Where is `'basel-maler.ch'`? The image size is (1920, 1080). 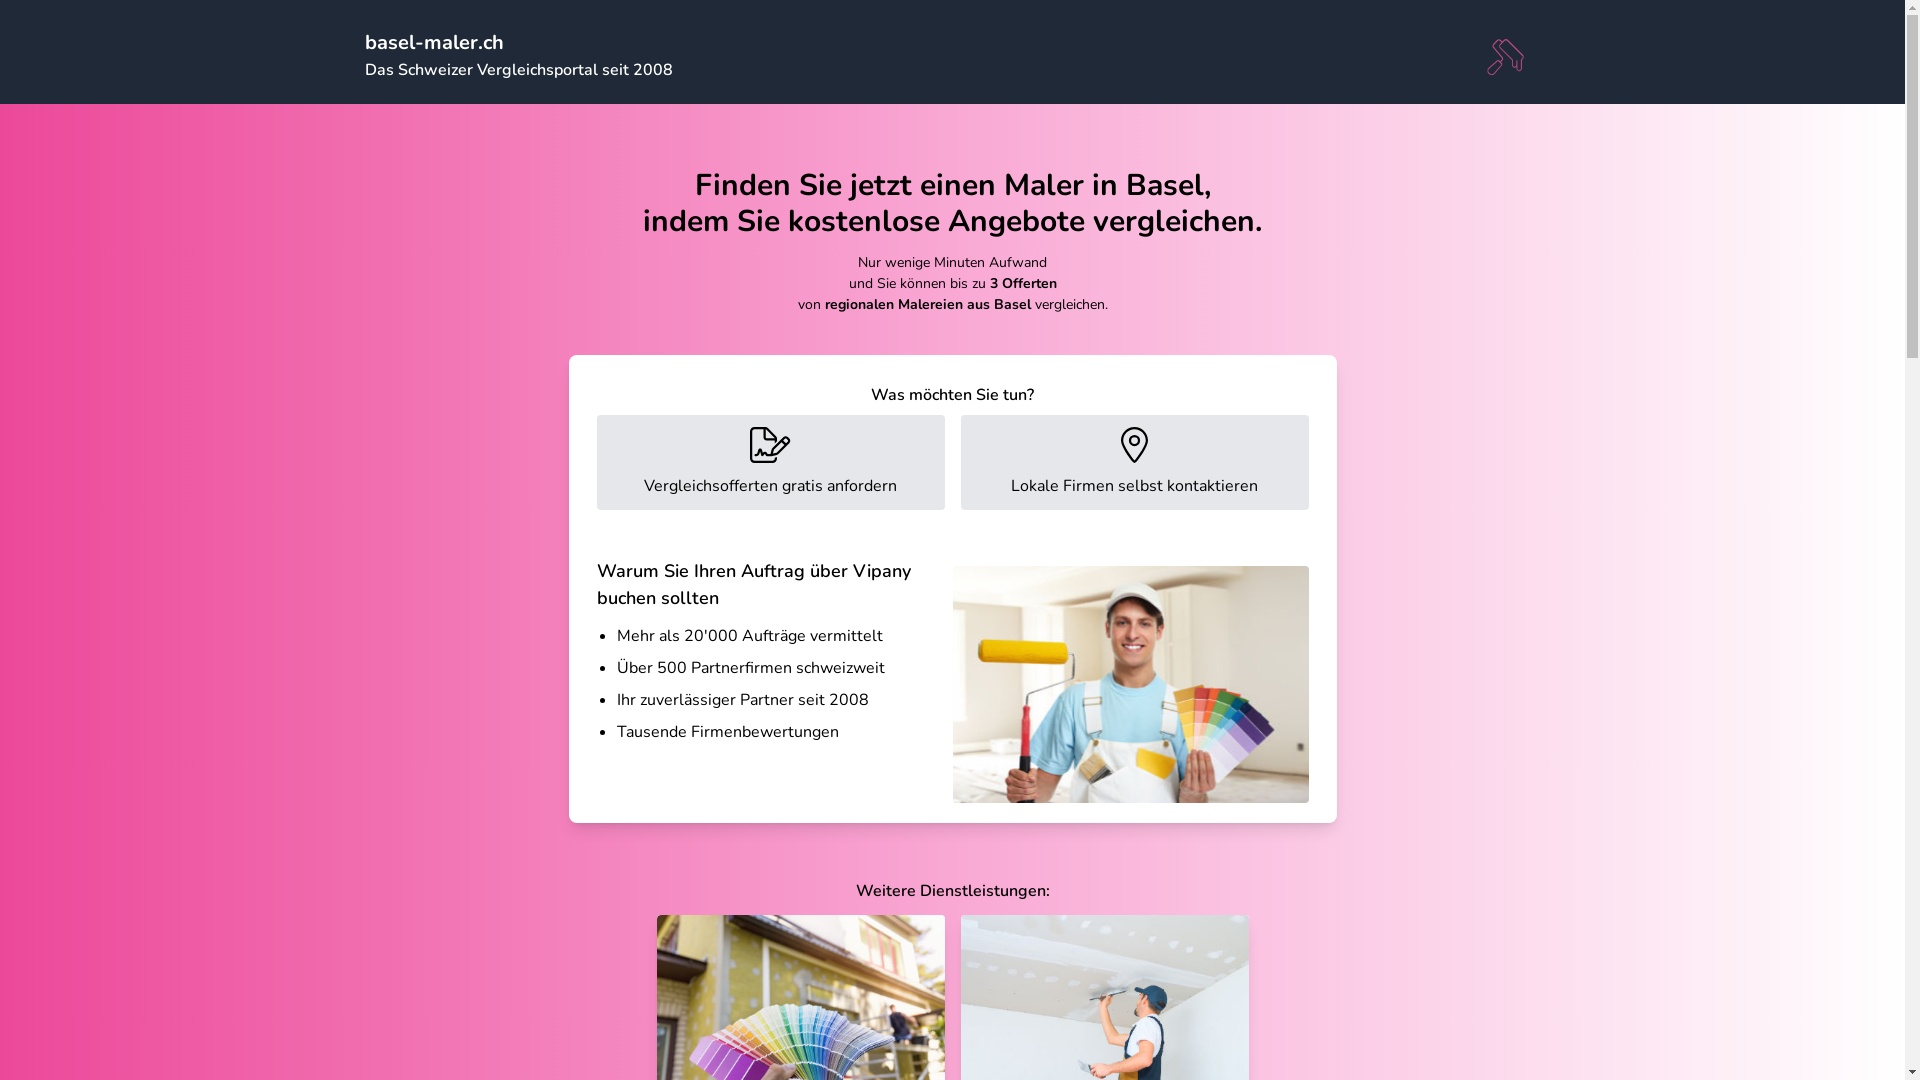 'basel-maler.ch' is located at coordinates (432, 42).